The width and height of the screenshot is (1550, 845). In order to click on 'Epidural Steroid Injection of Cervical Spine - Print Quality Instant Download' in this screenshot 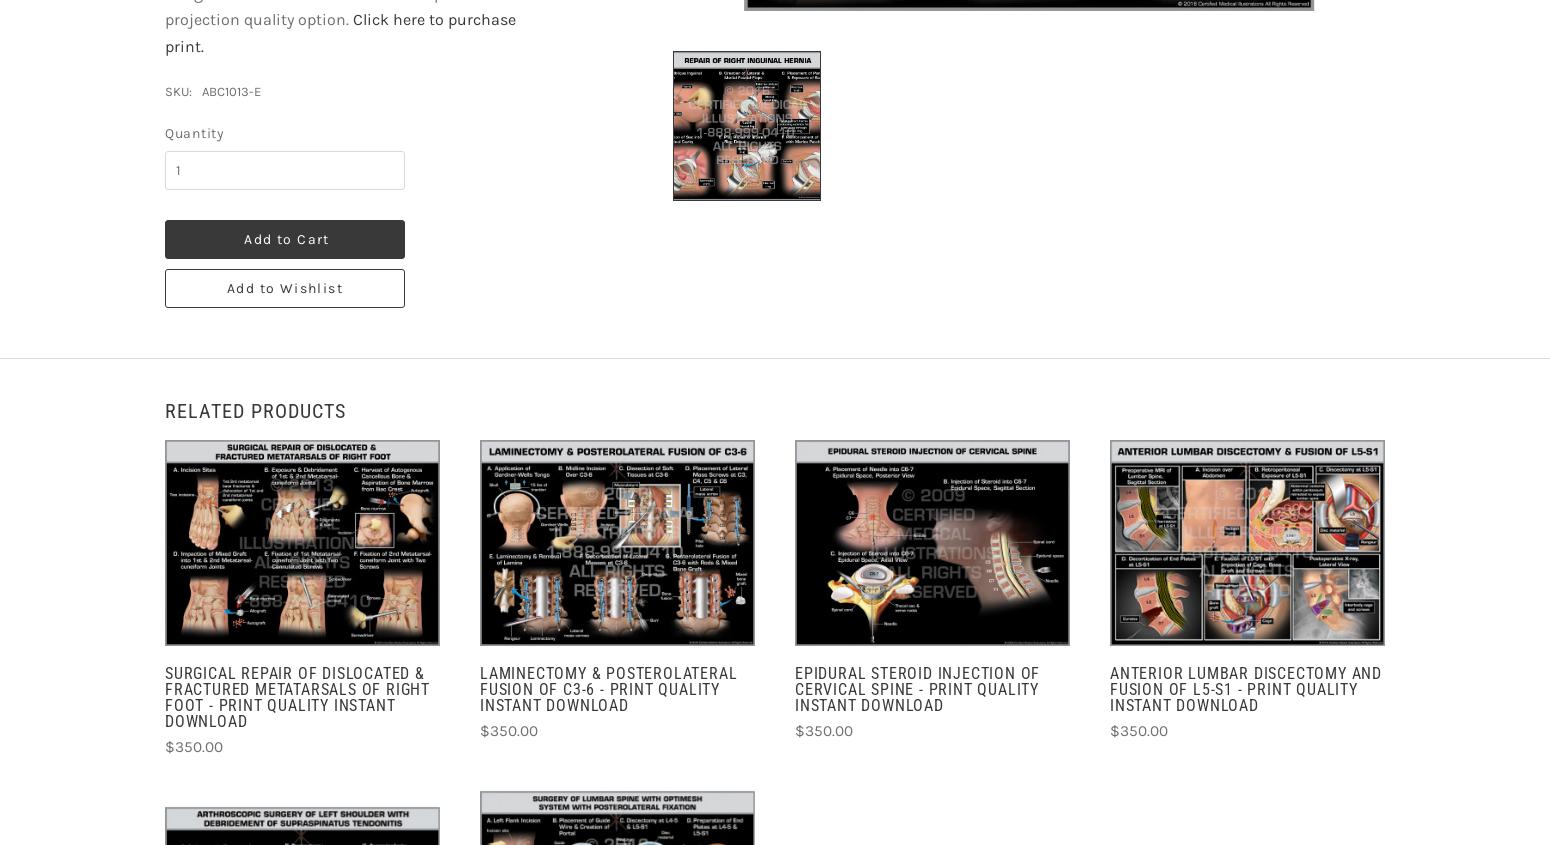, I will do `click(917, 688)`.